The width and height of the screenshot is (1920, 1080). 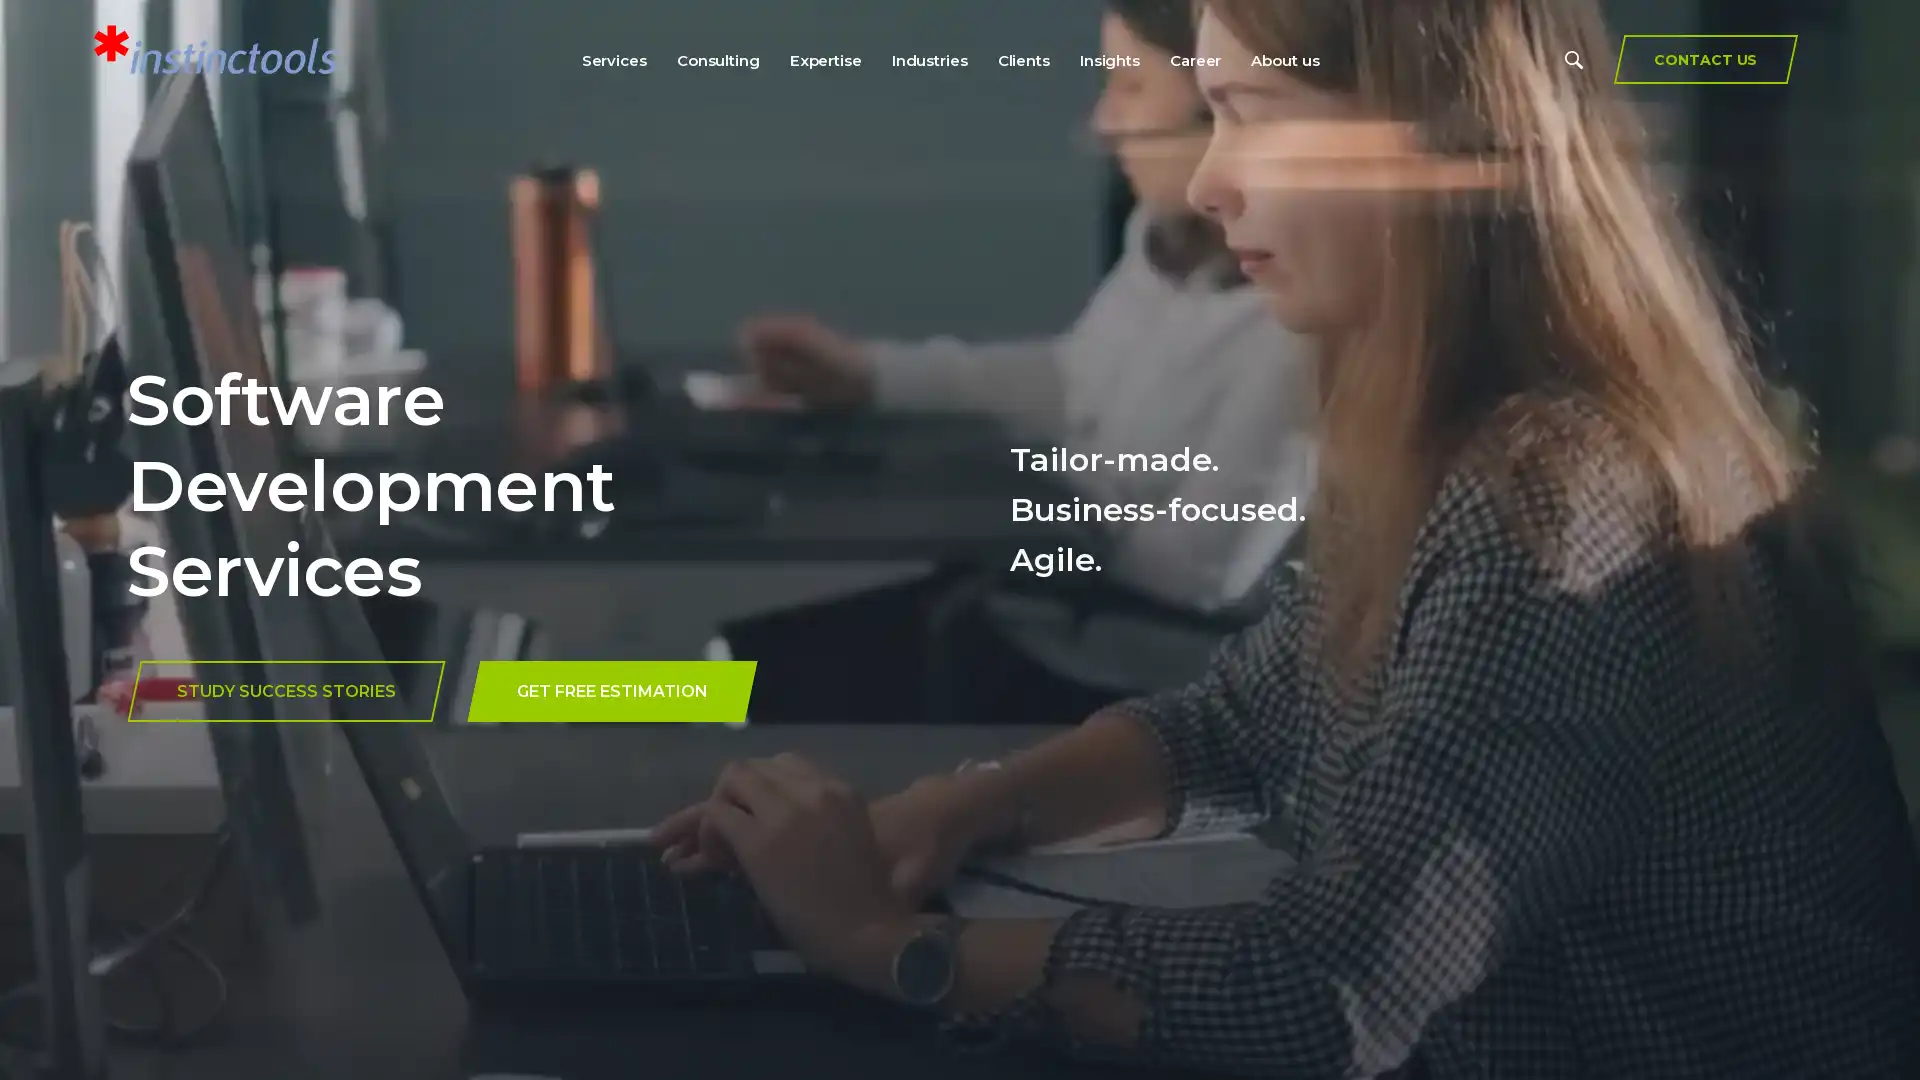 I want to click on STUDY SUCCESS STORIES, so click(x=285, y=689).